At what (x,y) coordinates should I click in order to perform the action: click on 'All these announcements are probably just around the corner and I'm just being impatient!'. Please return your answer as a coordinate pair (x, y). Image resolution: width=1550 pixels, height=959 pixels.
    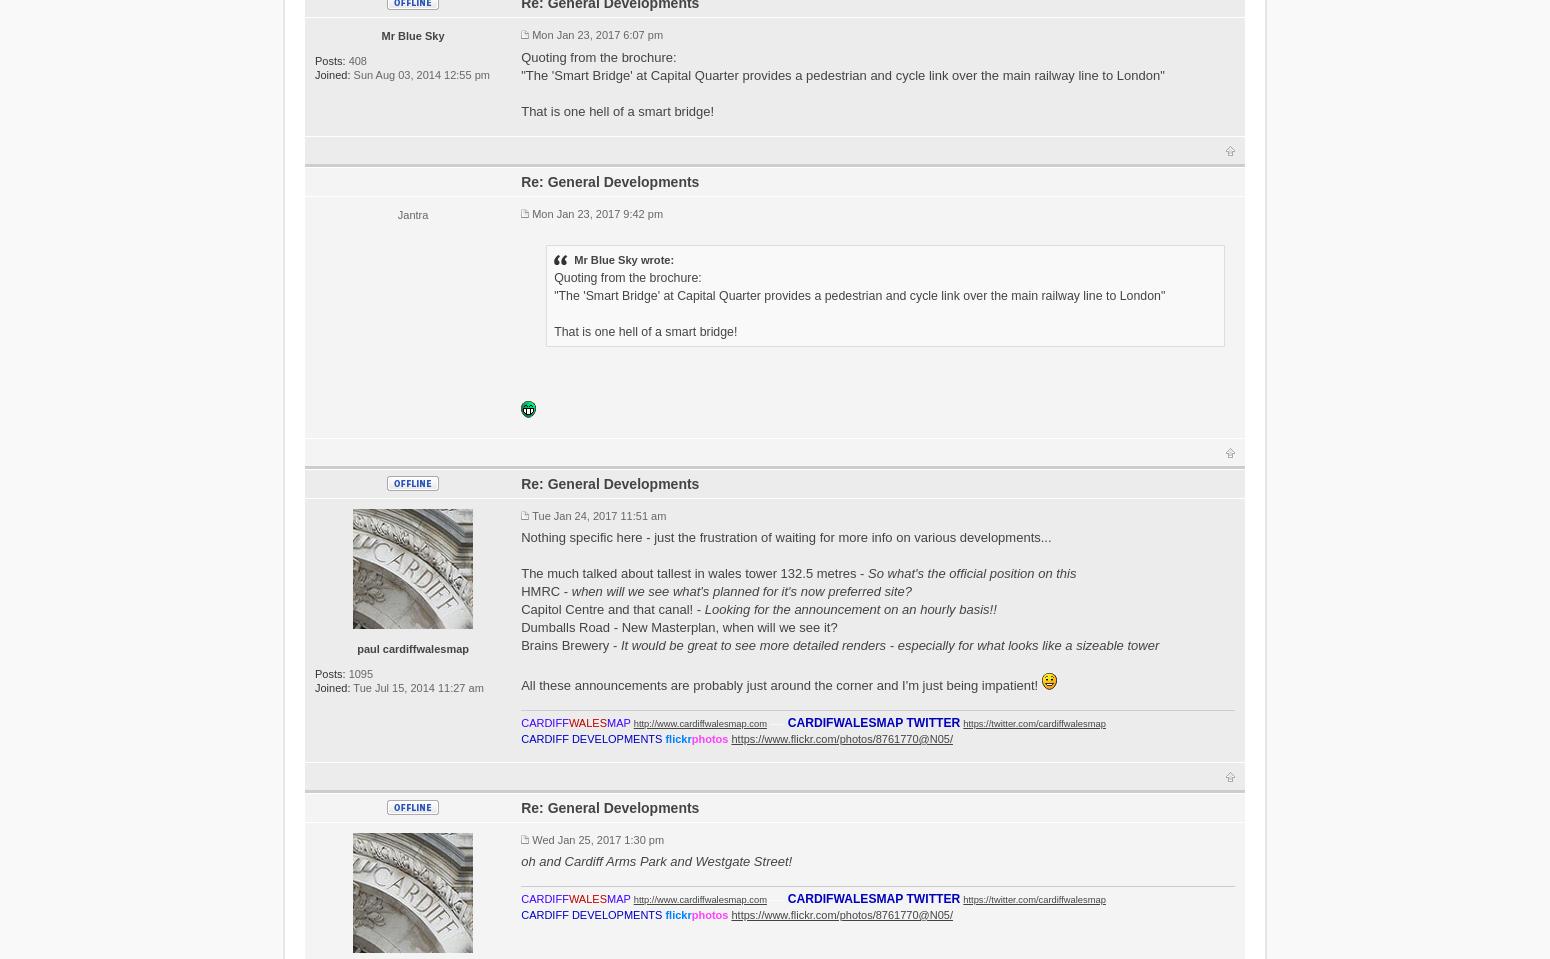
    Looking at the image, I should click on (780, 685).